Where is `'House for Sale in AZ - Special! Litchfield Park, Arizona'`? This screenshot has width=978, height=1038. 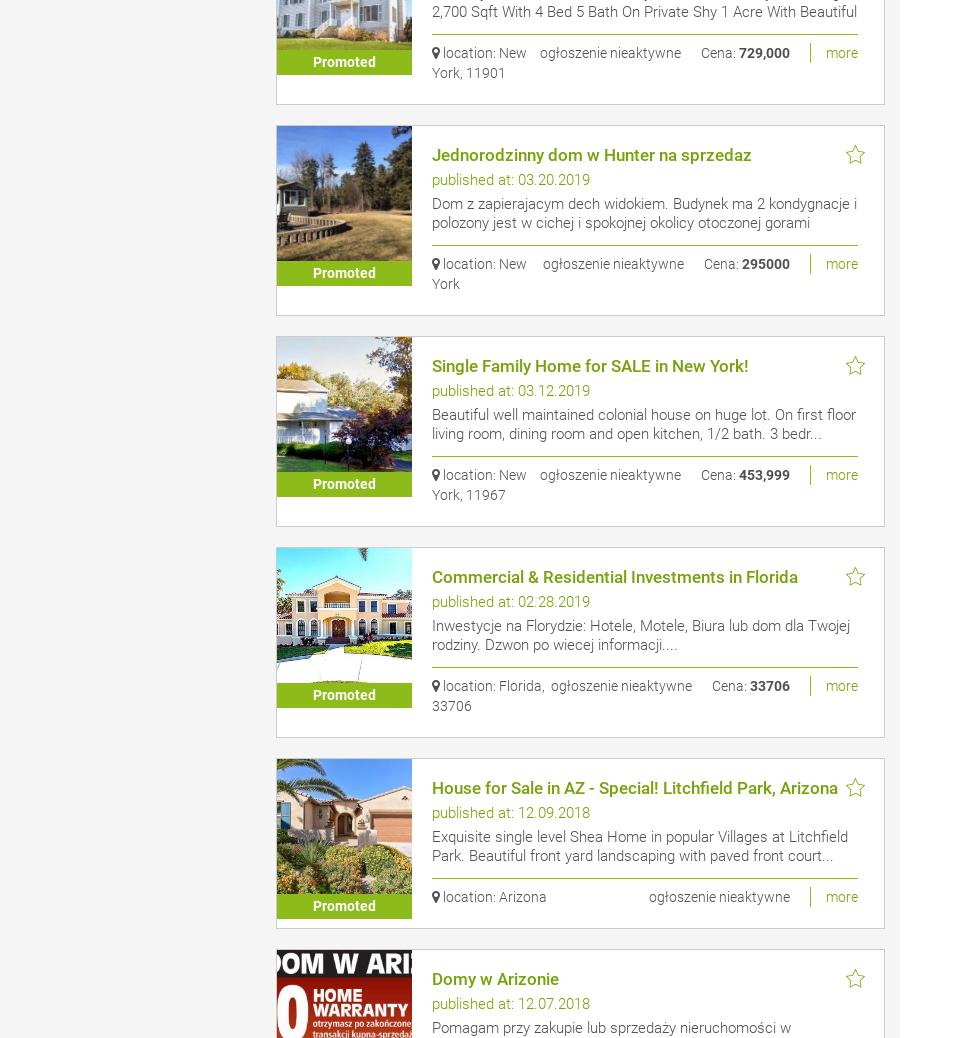 'House for Sale in AZ - Special! Litchfield Park, Arizona' is located at coordinates (634, 788).